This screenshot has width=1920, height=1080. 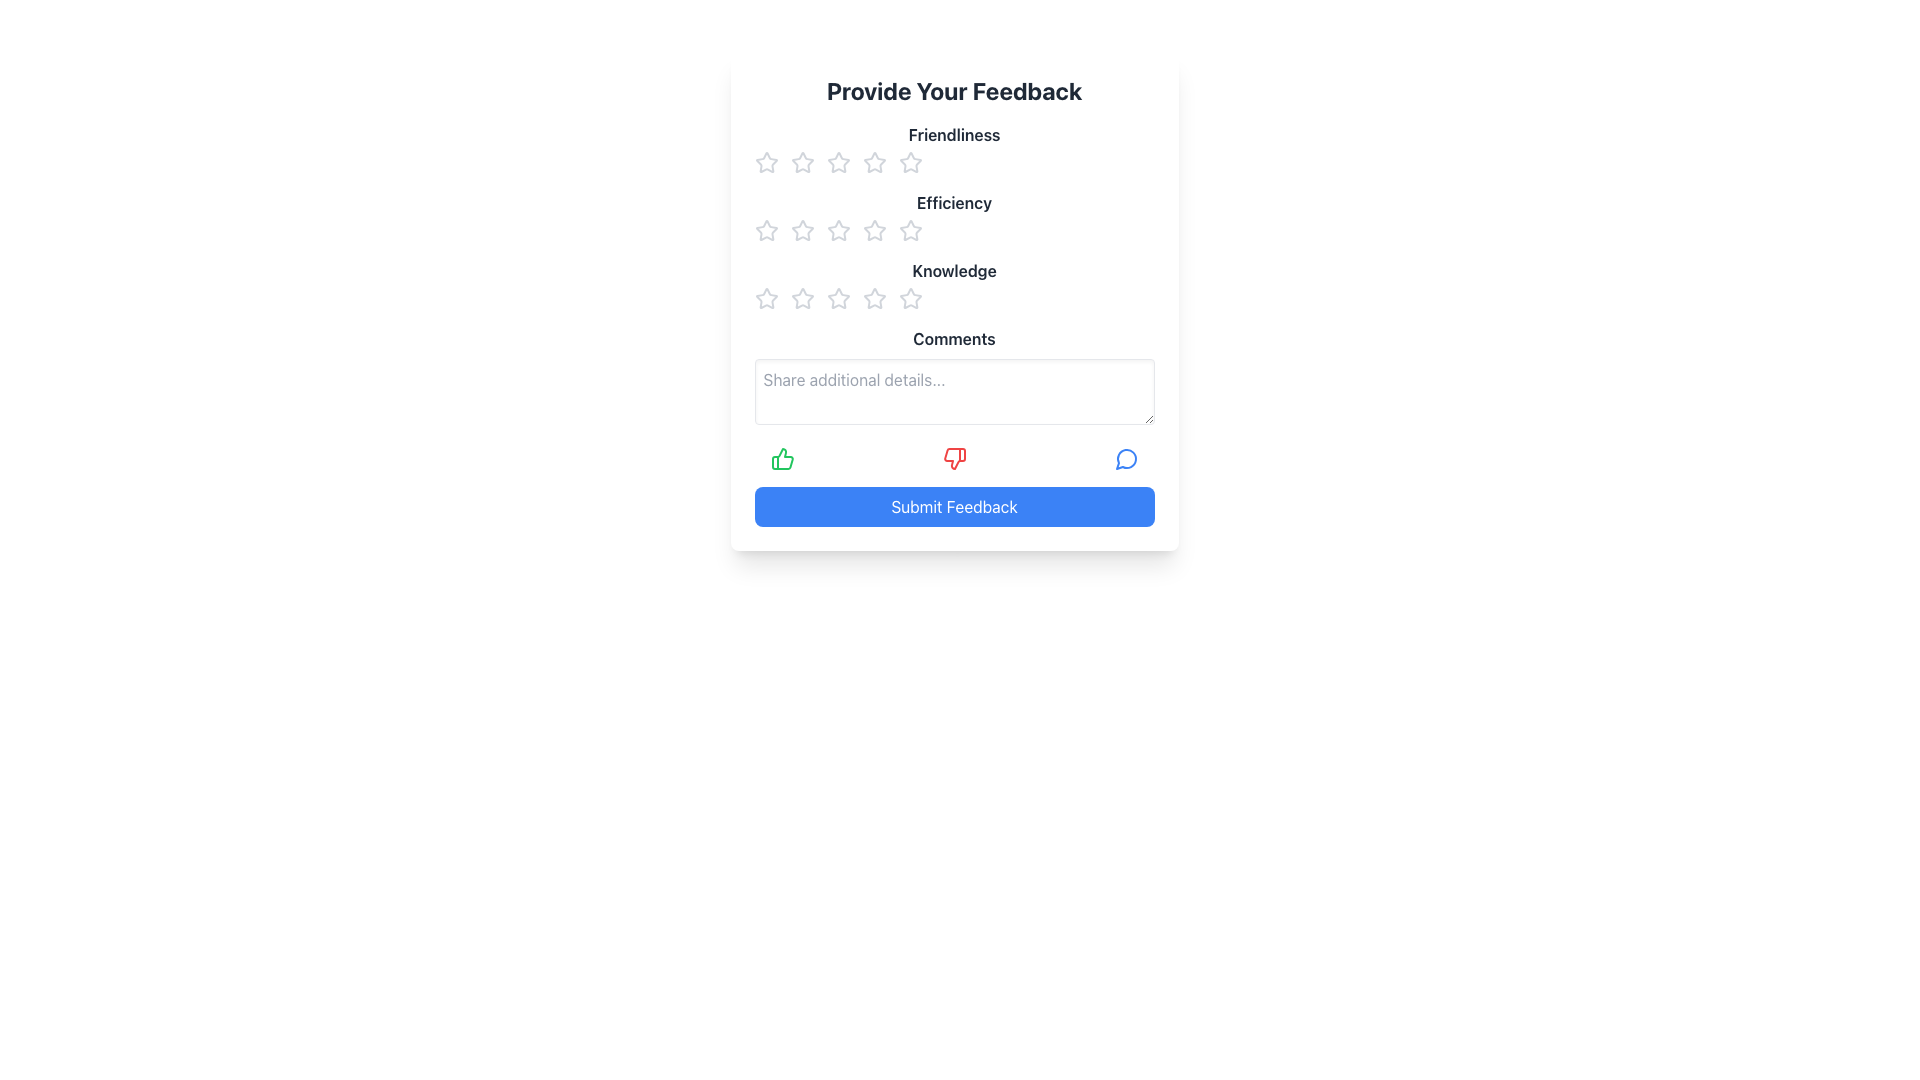 I want to click on the negative feedback icon, which is the second interactive icon in a horizontal row of feedback options, to register negative feedback, so click(x=953, y=459).